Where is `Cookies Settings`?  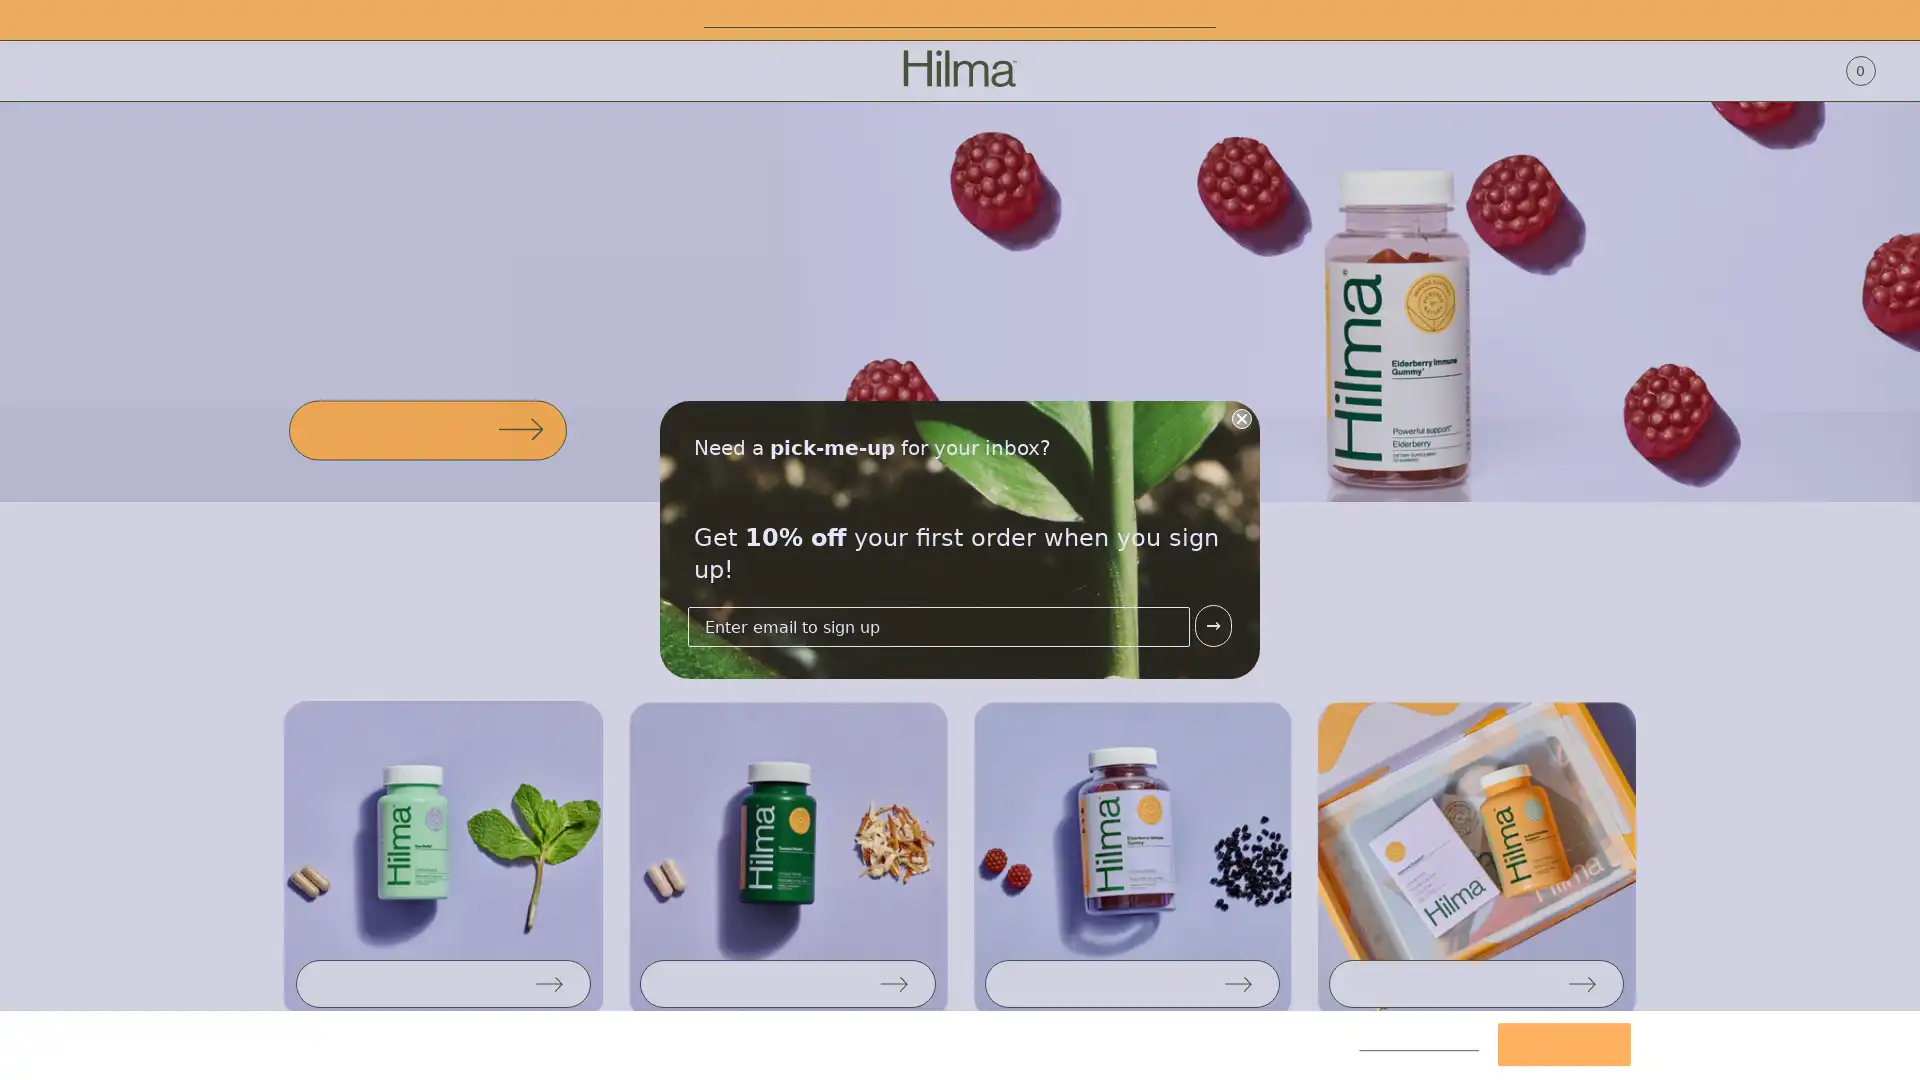
Cookies Settings is located at coordinates (1417, 1052).